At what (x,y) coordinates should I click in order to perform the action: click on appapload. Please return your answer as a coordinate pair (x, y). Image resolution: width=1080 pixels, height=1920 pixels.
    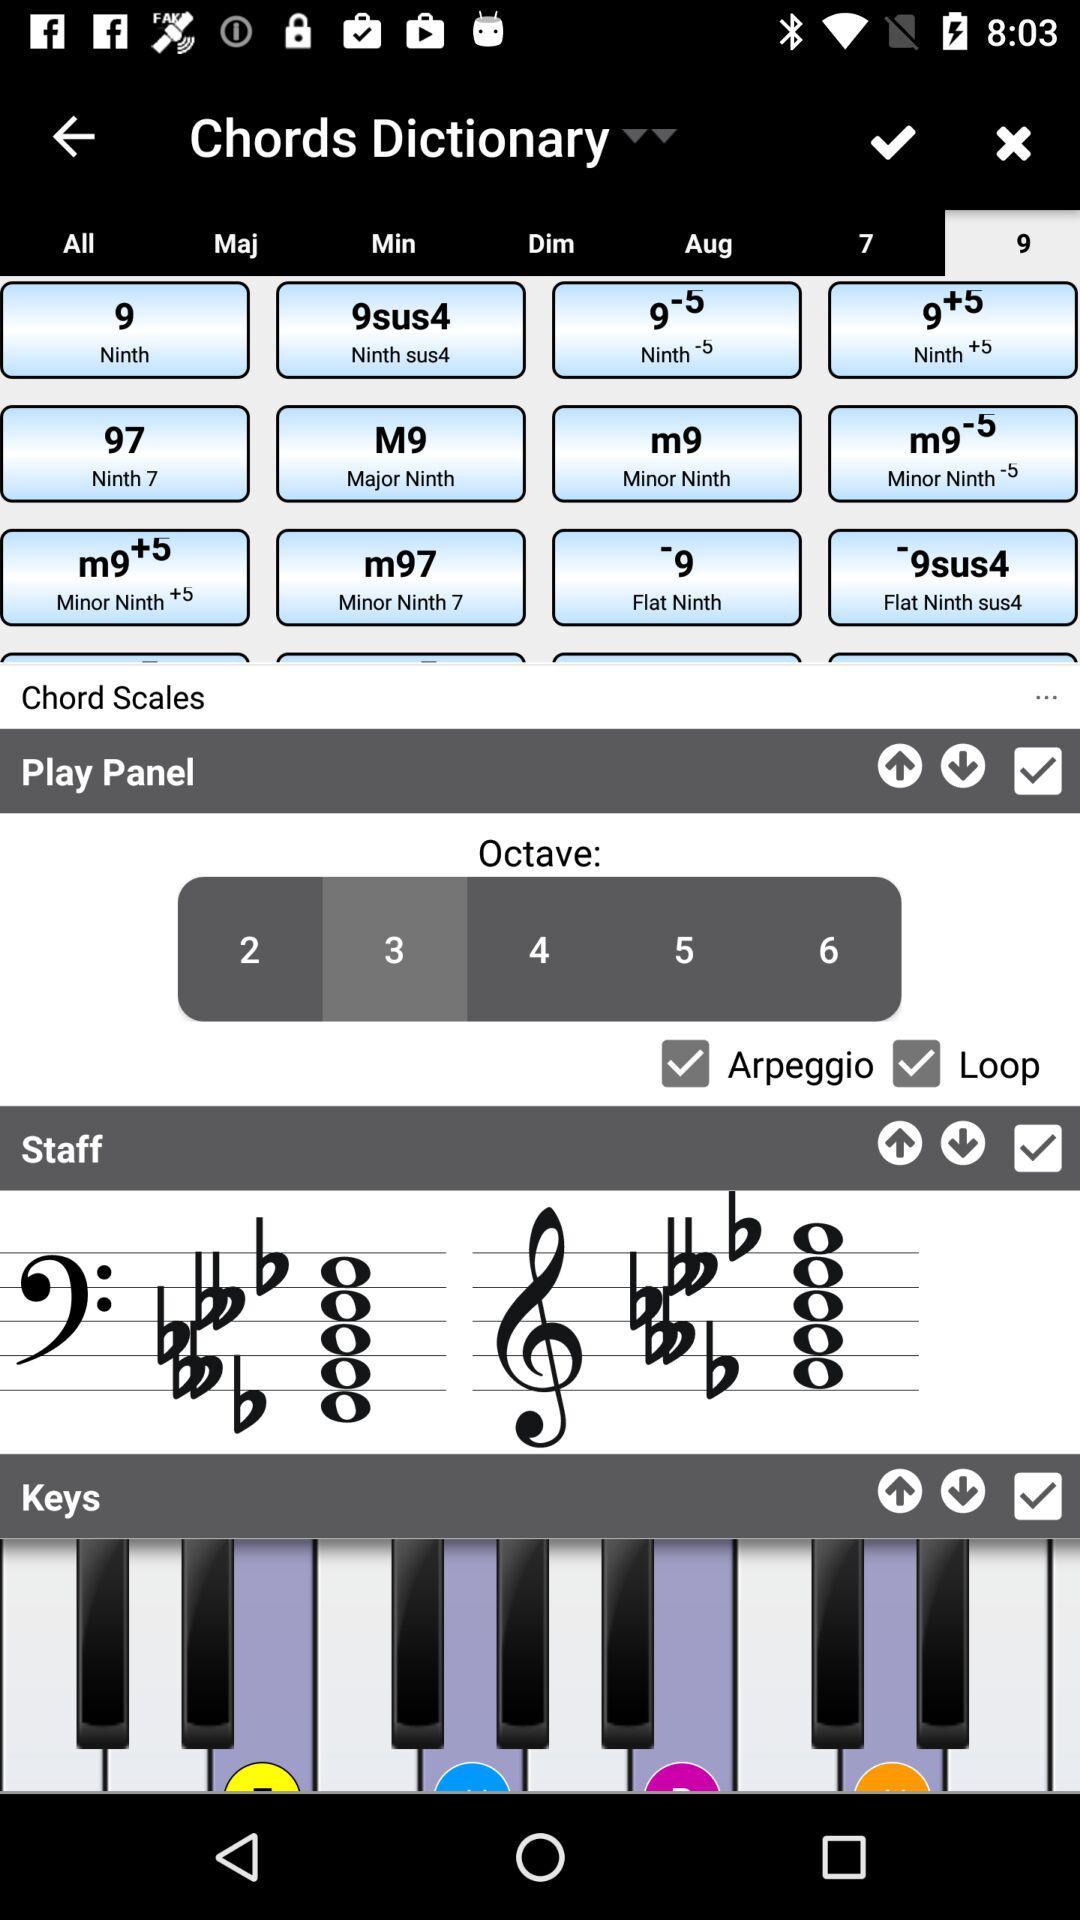
    Looking at the image, I should click on (901, 1485).